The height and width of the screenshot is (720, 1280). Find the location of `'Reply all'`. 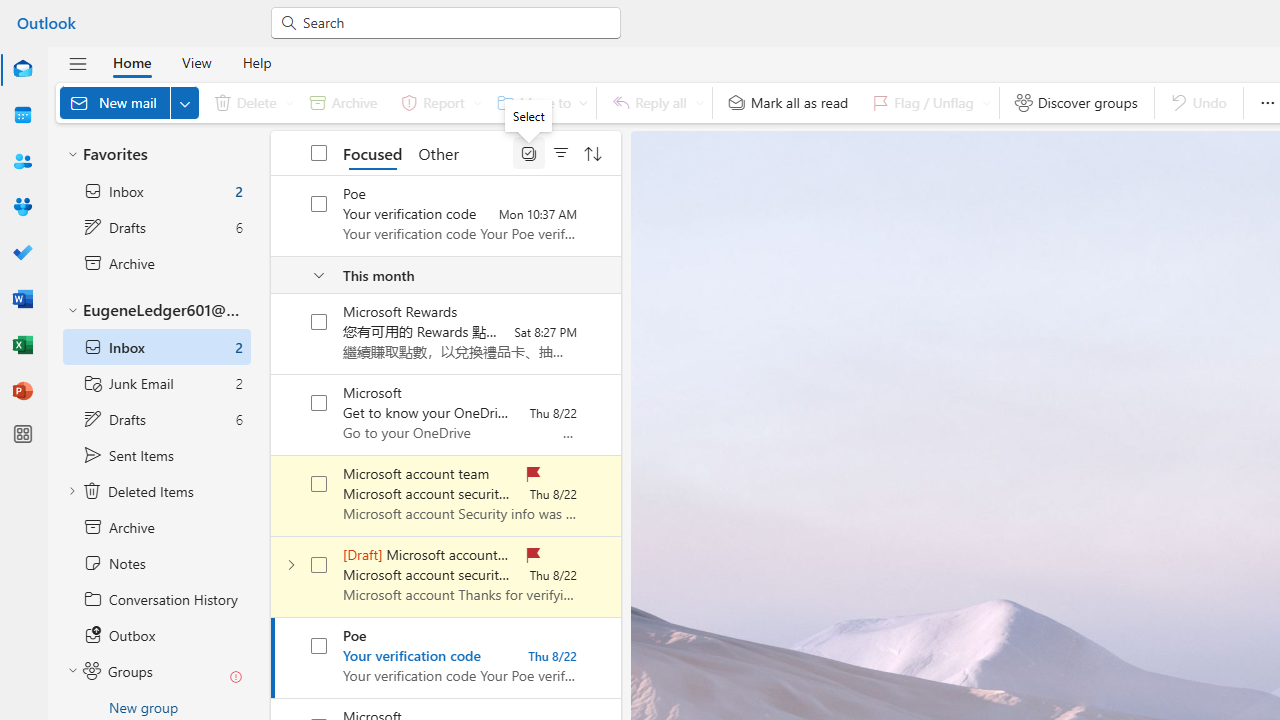

'Reply all' is located at coordinates (654, 102).